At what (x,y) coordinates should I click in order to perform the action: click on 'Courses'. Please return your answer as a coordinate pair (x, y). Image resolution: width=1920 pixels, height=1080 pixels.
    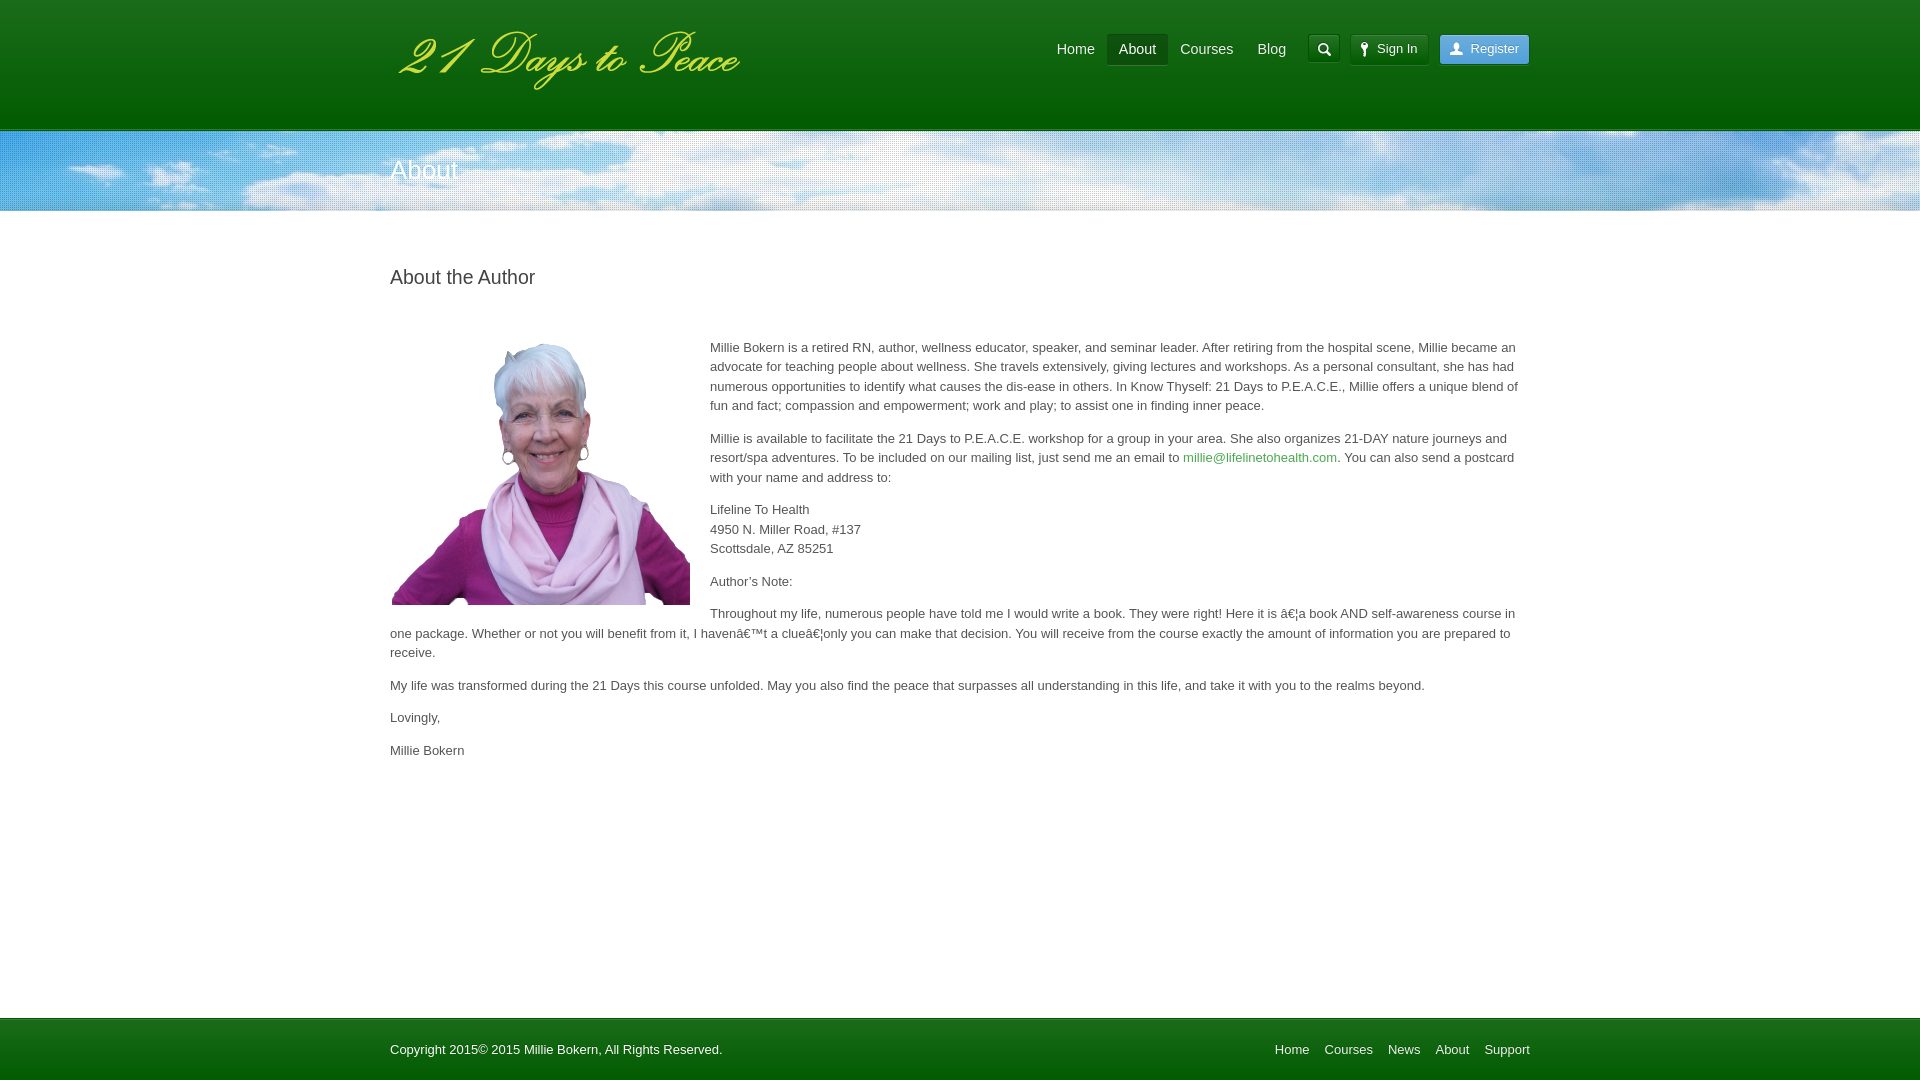
    Looking at the image, I should click on (1205, 48).